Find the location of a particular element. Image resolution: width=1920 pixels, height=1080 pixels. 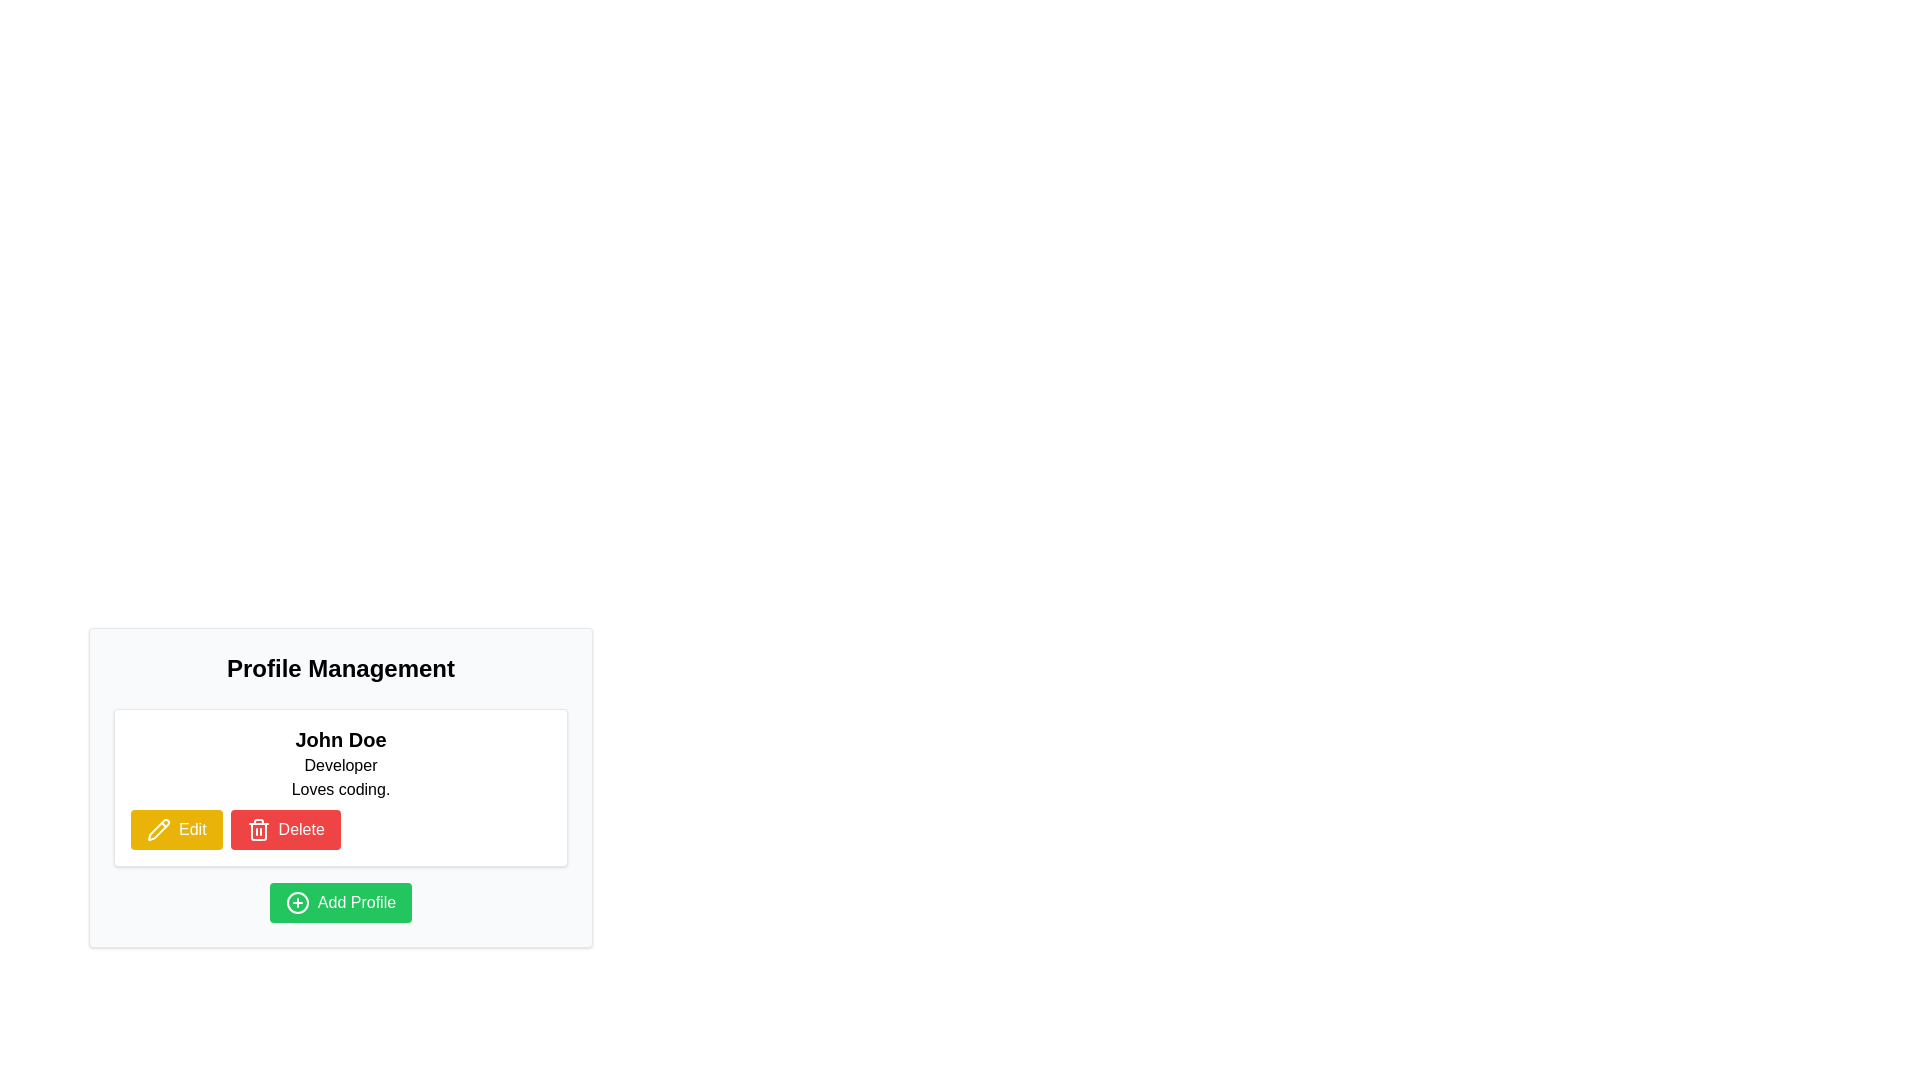

the 'Add Profile' icon located on the leftmost side of the green button labeled 'Add Profile' is located at coordinates (296, 902).